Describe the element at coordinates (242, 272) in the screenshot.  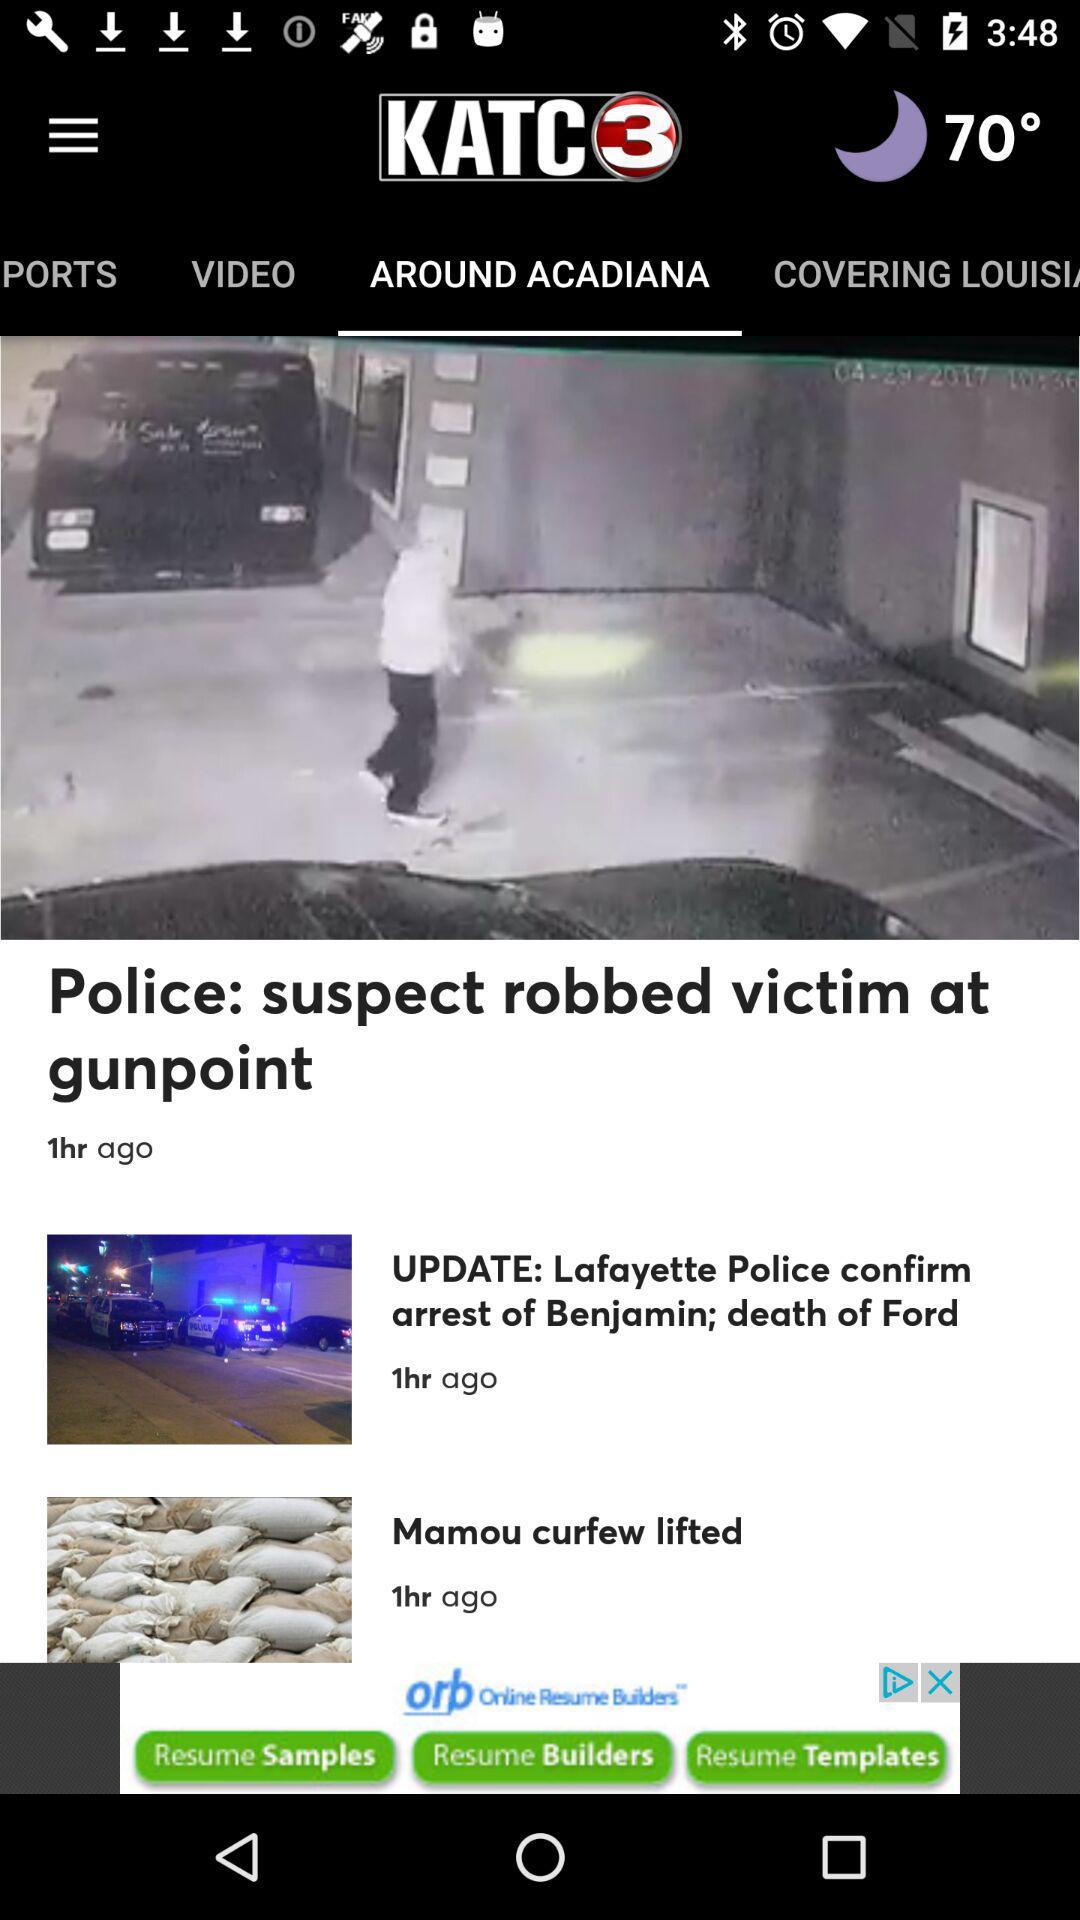
I see `the text right to ports` at that location.